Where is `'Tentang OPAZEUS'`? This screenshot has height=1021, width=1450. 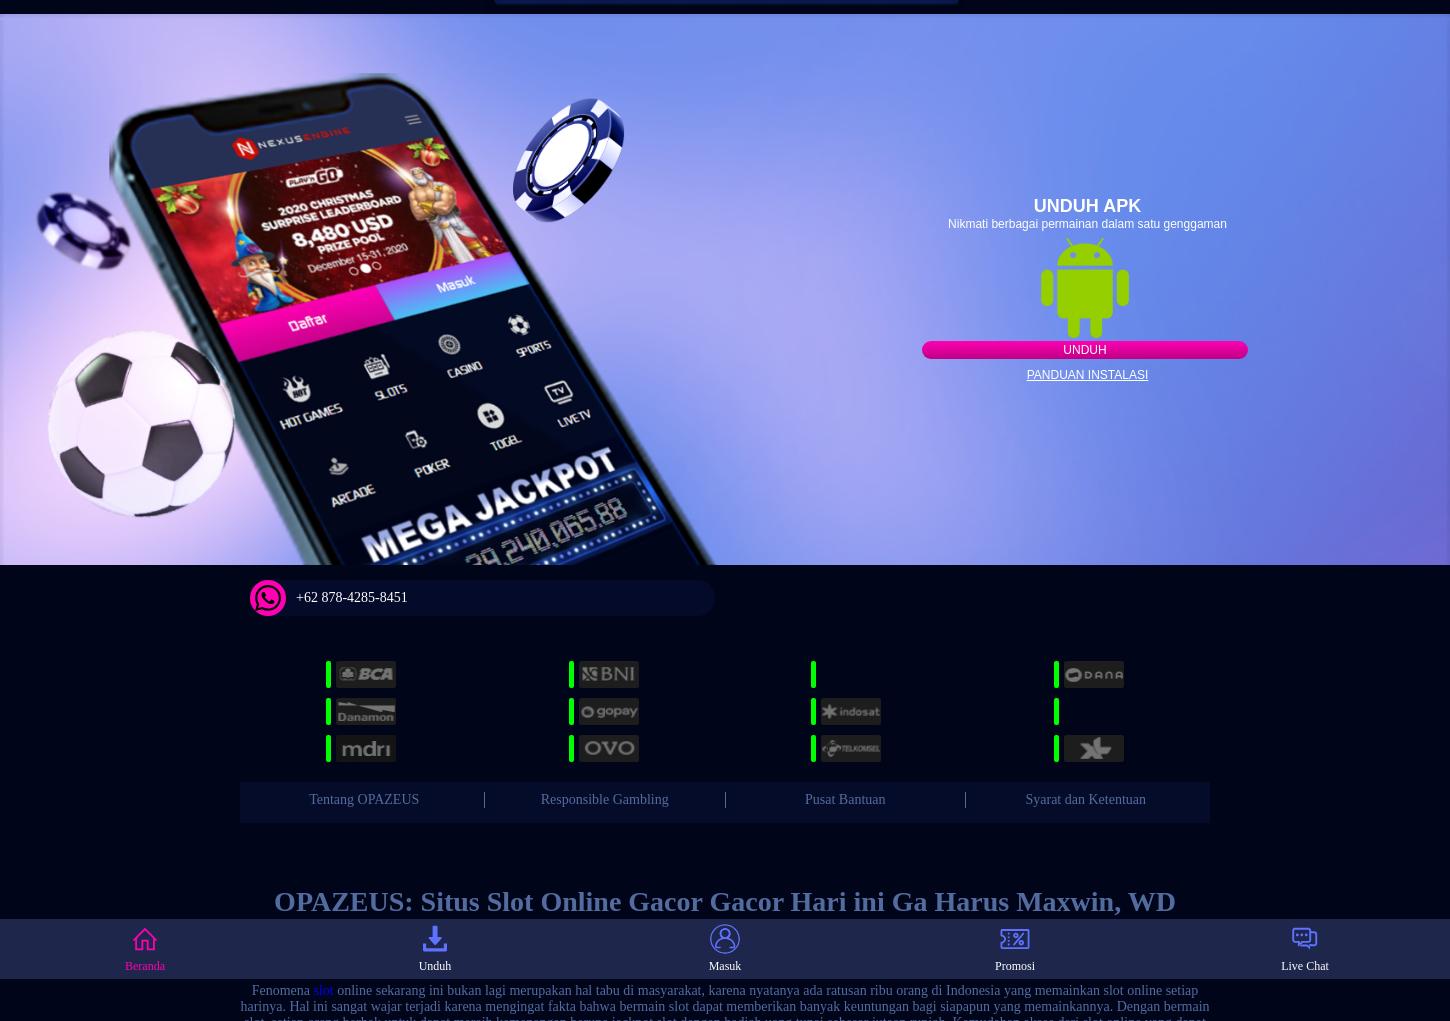
'Tentang OPAZEUS' is located at coordinates (362, 797).